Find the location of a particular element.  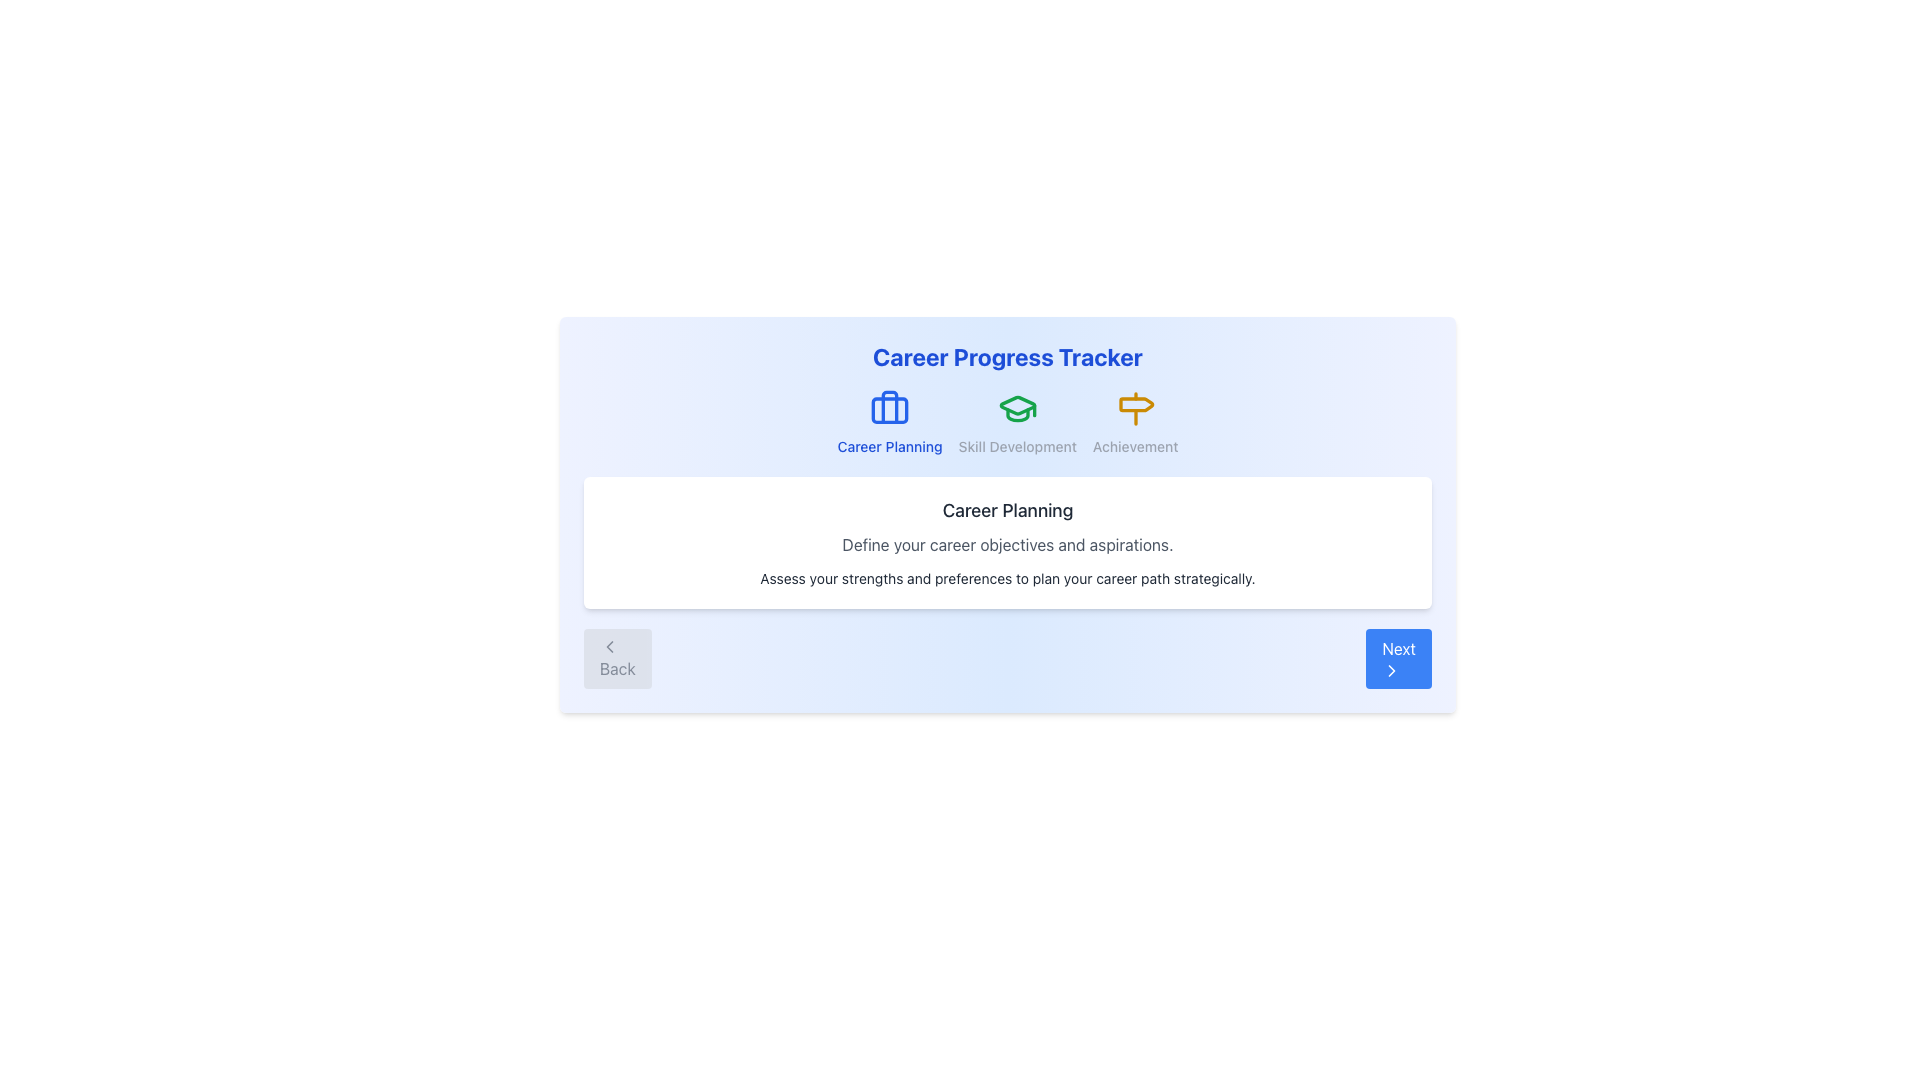

the 'Achievement' button, which is a yellow signpost icon with the text label below it, located as the third item in a horizontal list of buttons is located at coordinates (1135, 422).